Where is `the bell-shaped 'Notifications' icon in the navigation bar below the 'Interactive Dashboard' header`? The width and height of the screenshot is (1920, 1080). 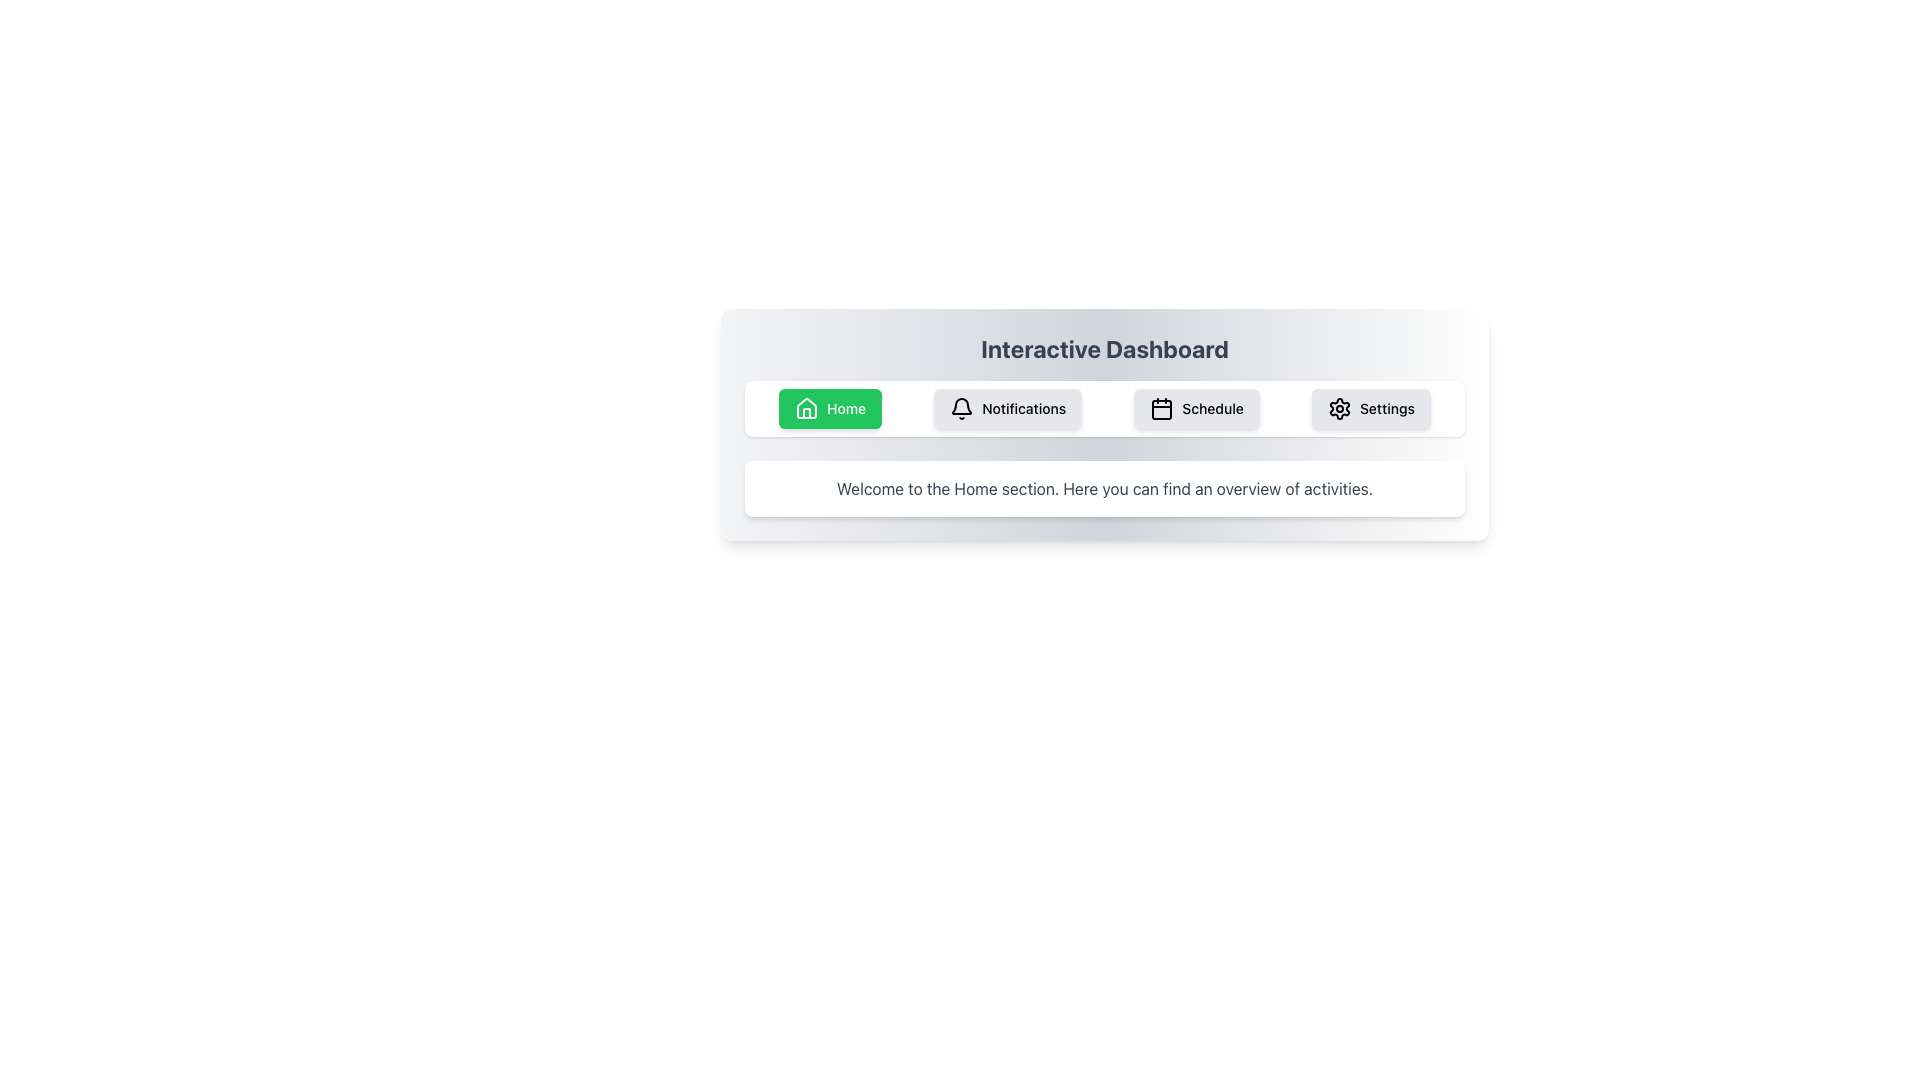 the bell-shaped 'Notifications' icon in the navigation bar below the 'Interactive Dashboard' header is located at coordinates (962, 405).